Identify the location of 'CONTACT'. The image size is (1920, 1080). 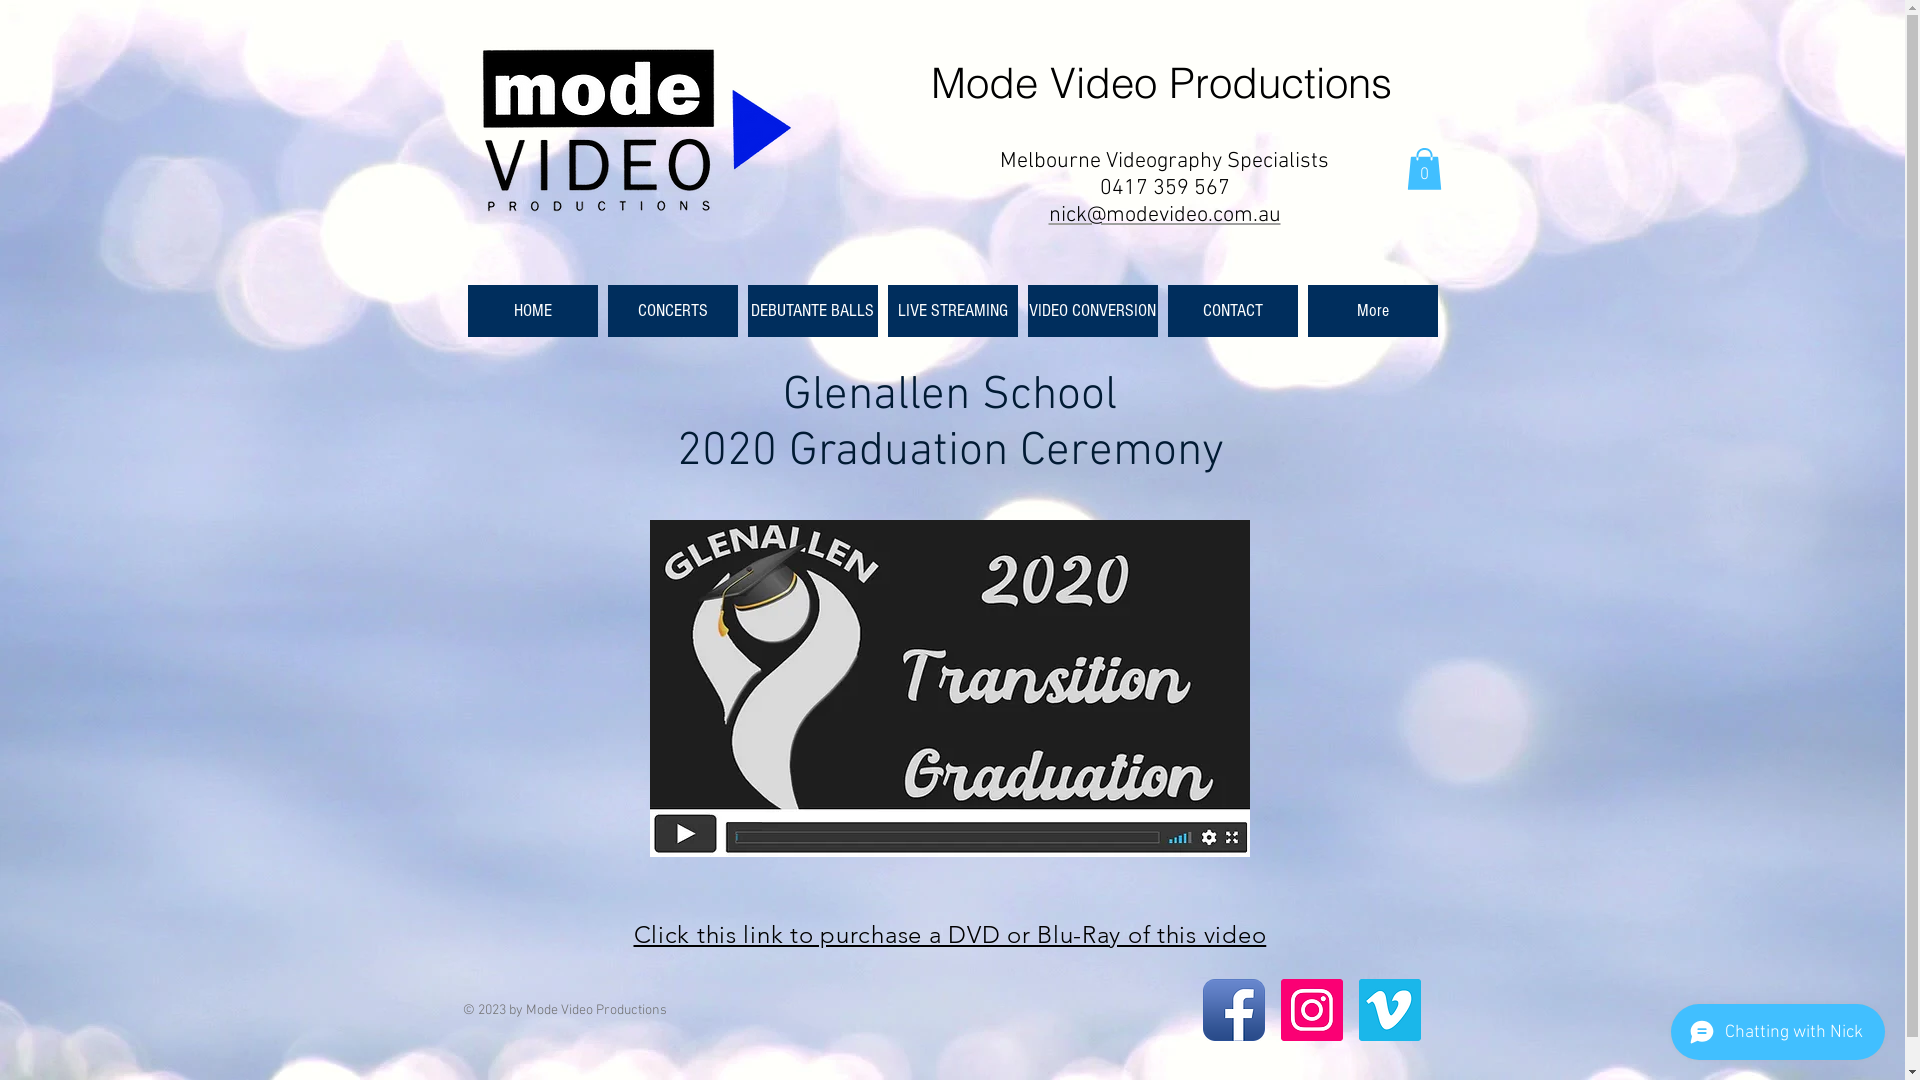
(1232, 311).